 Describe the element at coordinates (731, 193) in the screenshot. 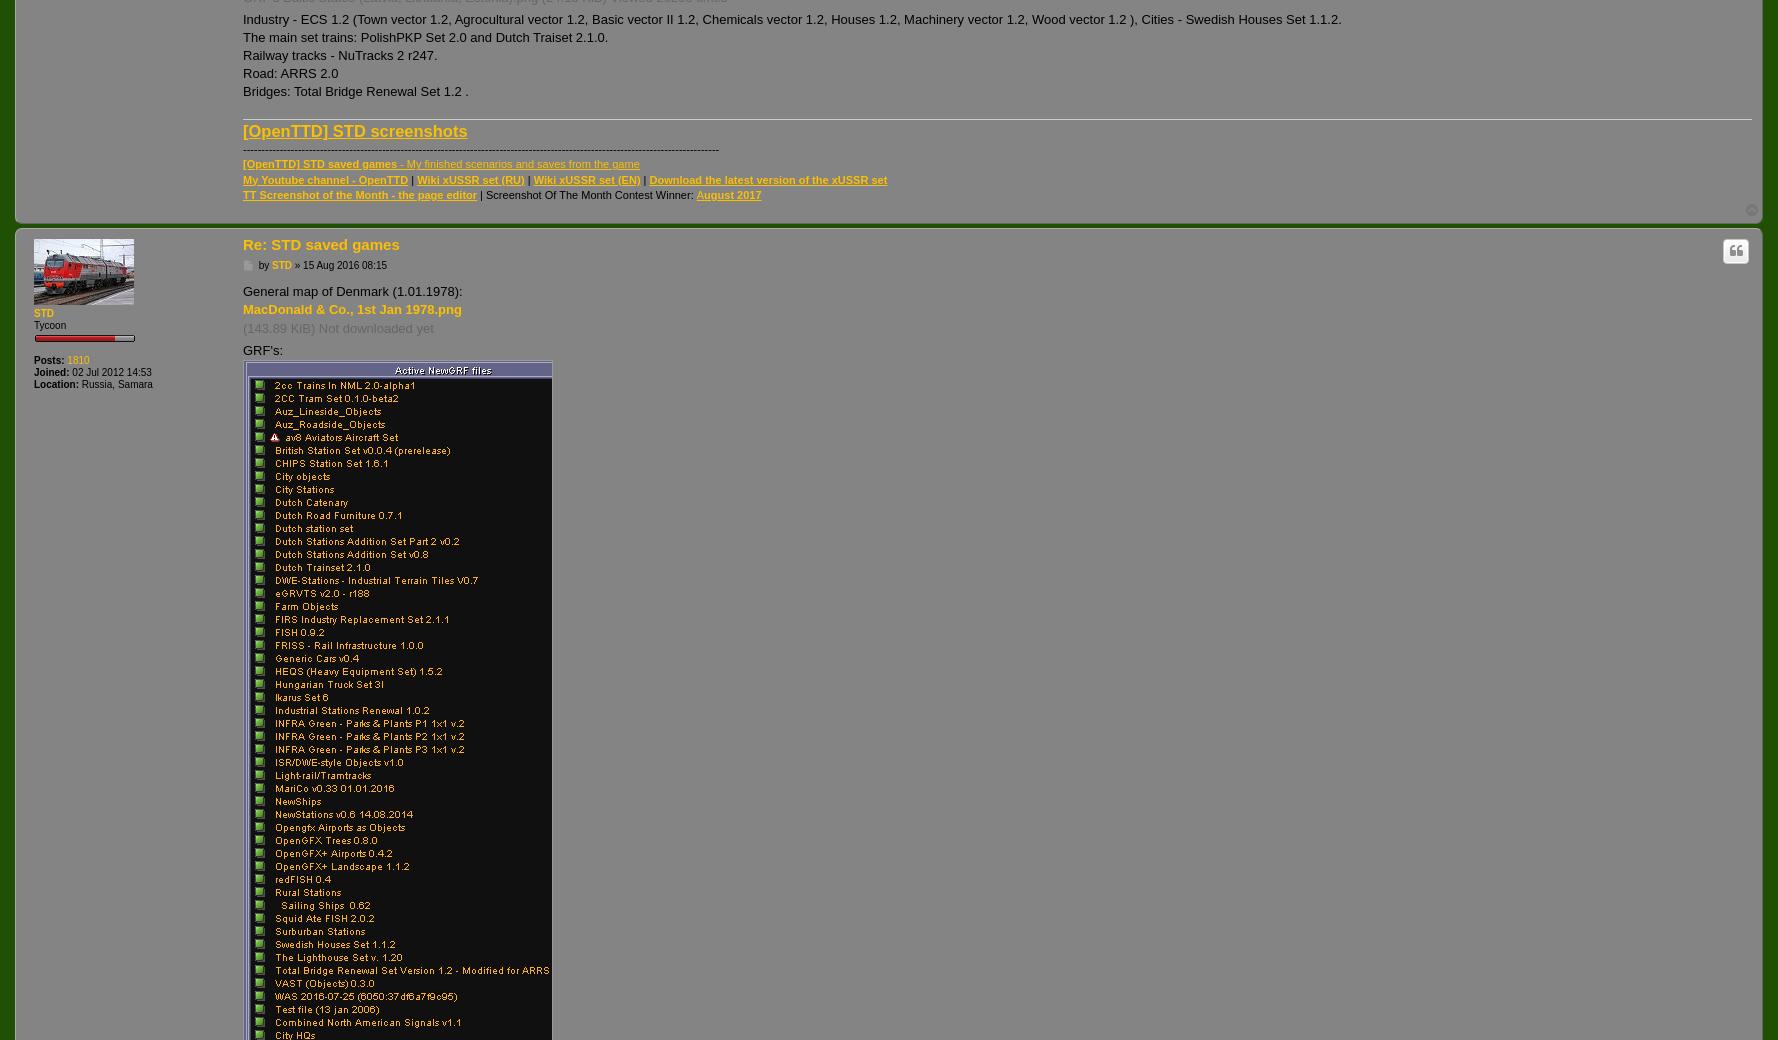

I see `'ugust 2017'` at that location.